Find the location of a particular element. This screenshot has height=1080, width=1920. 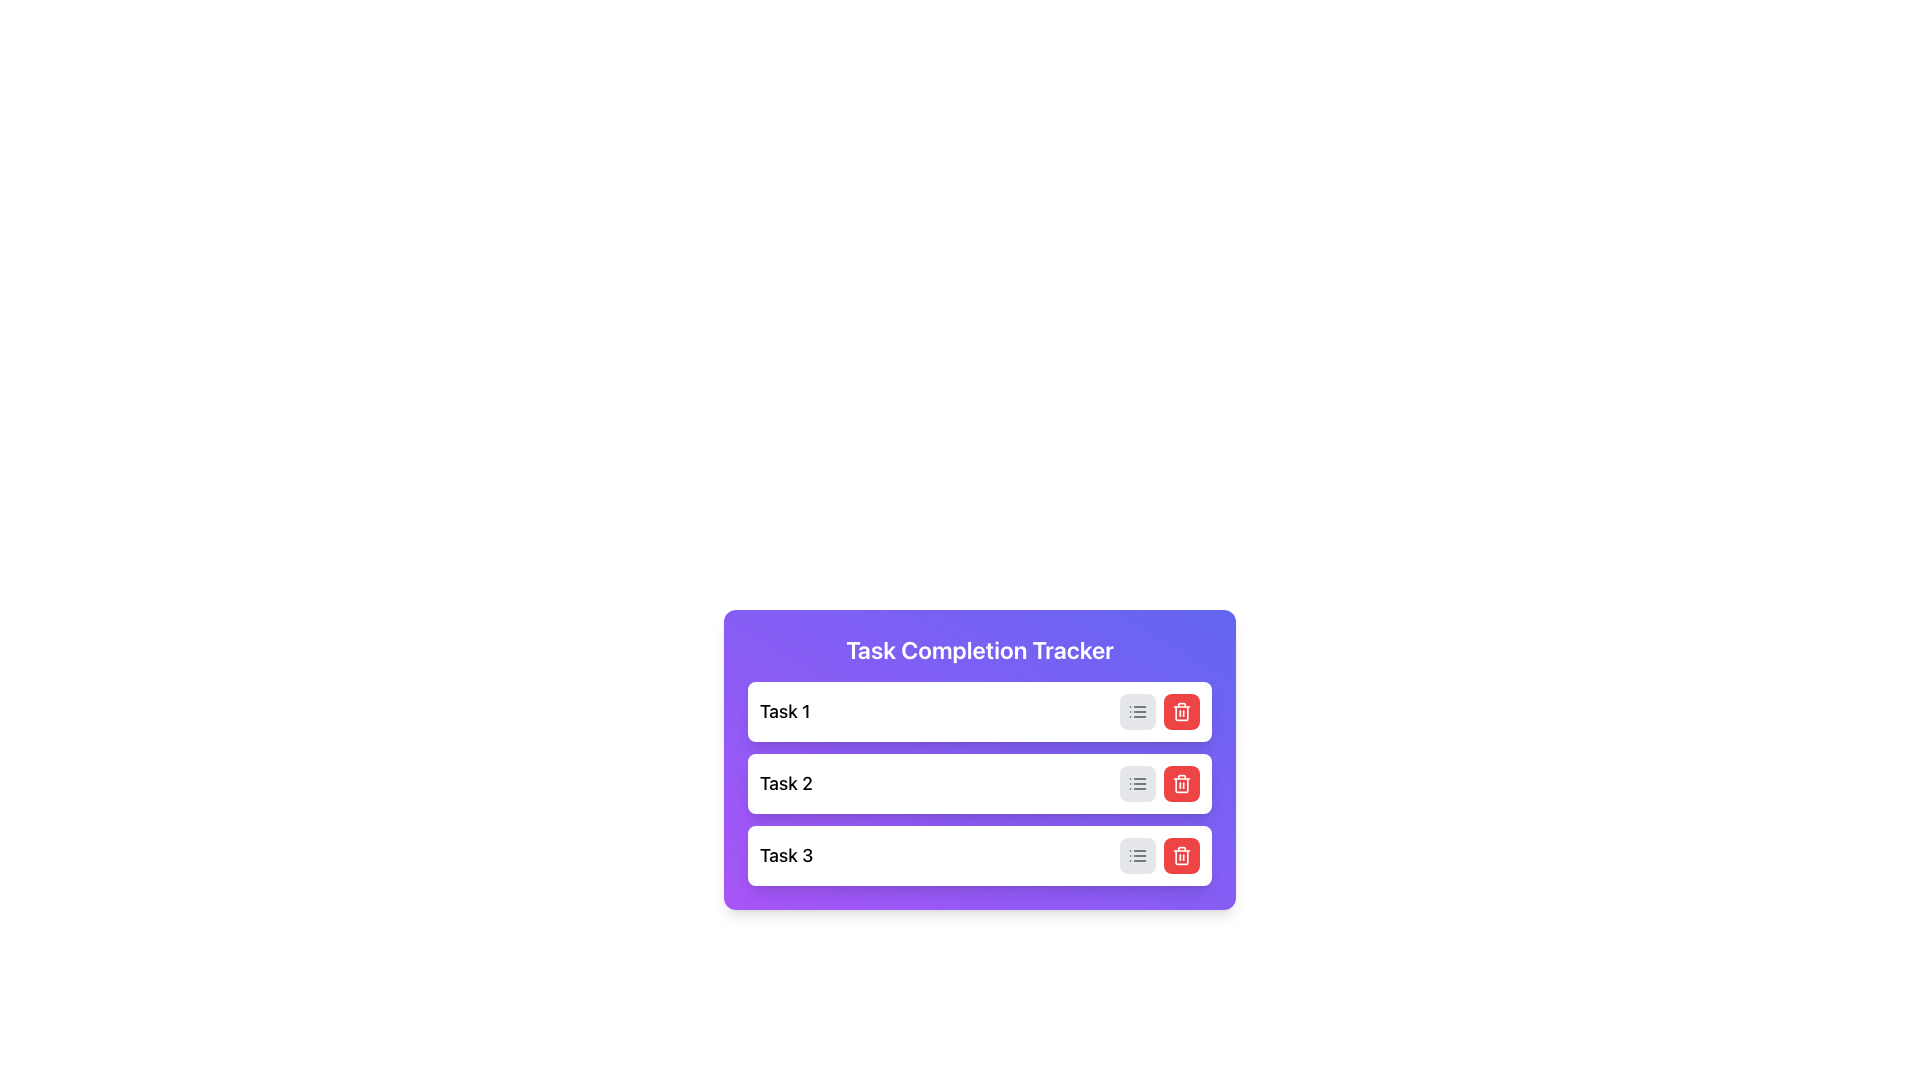

the compact list icon, which has parallel horizontal lines within a square outline, located to the left of the 'Task 1' label in the task management section is located at coordinates (1137, 782).